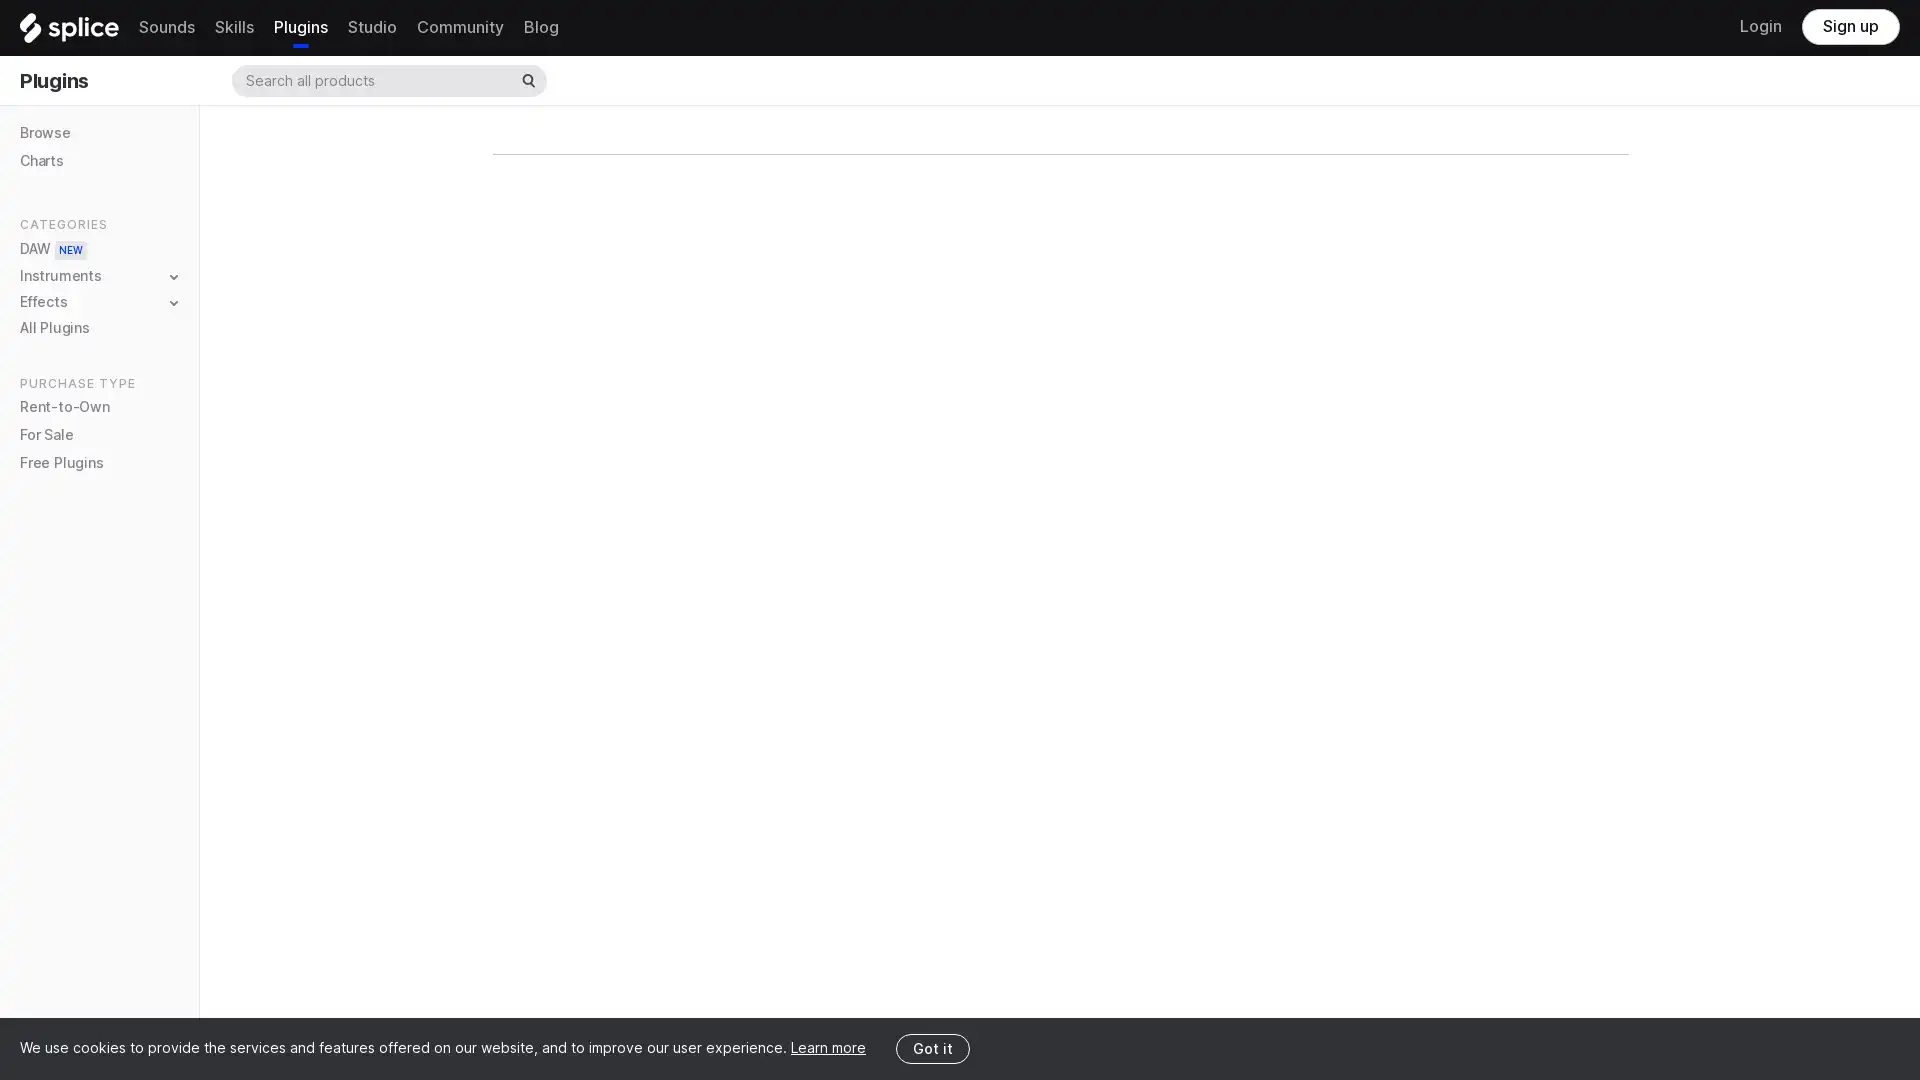 The height and width of the screenshot is (1080, 1920). What do you see at coordinates (931, 1047) in the screenshot?
I see `Got it` at bounding box center [931, 1047].